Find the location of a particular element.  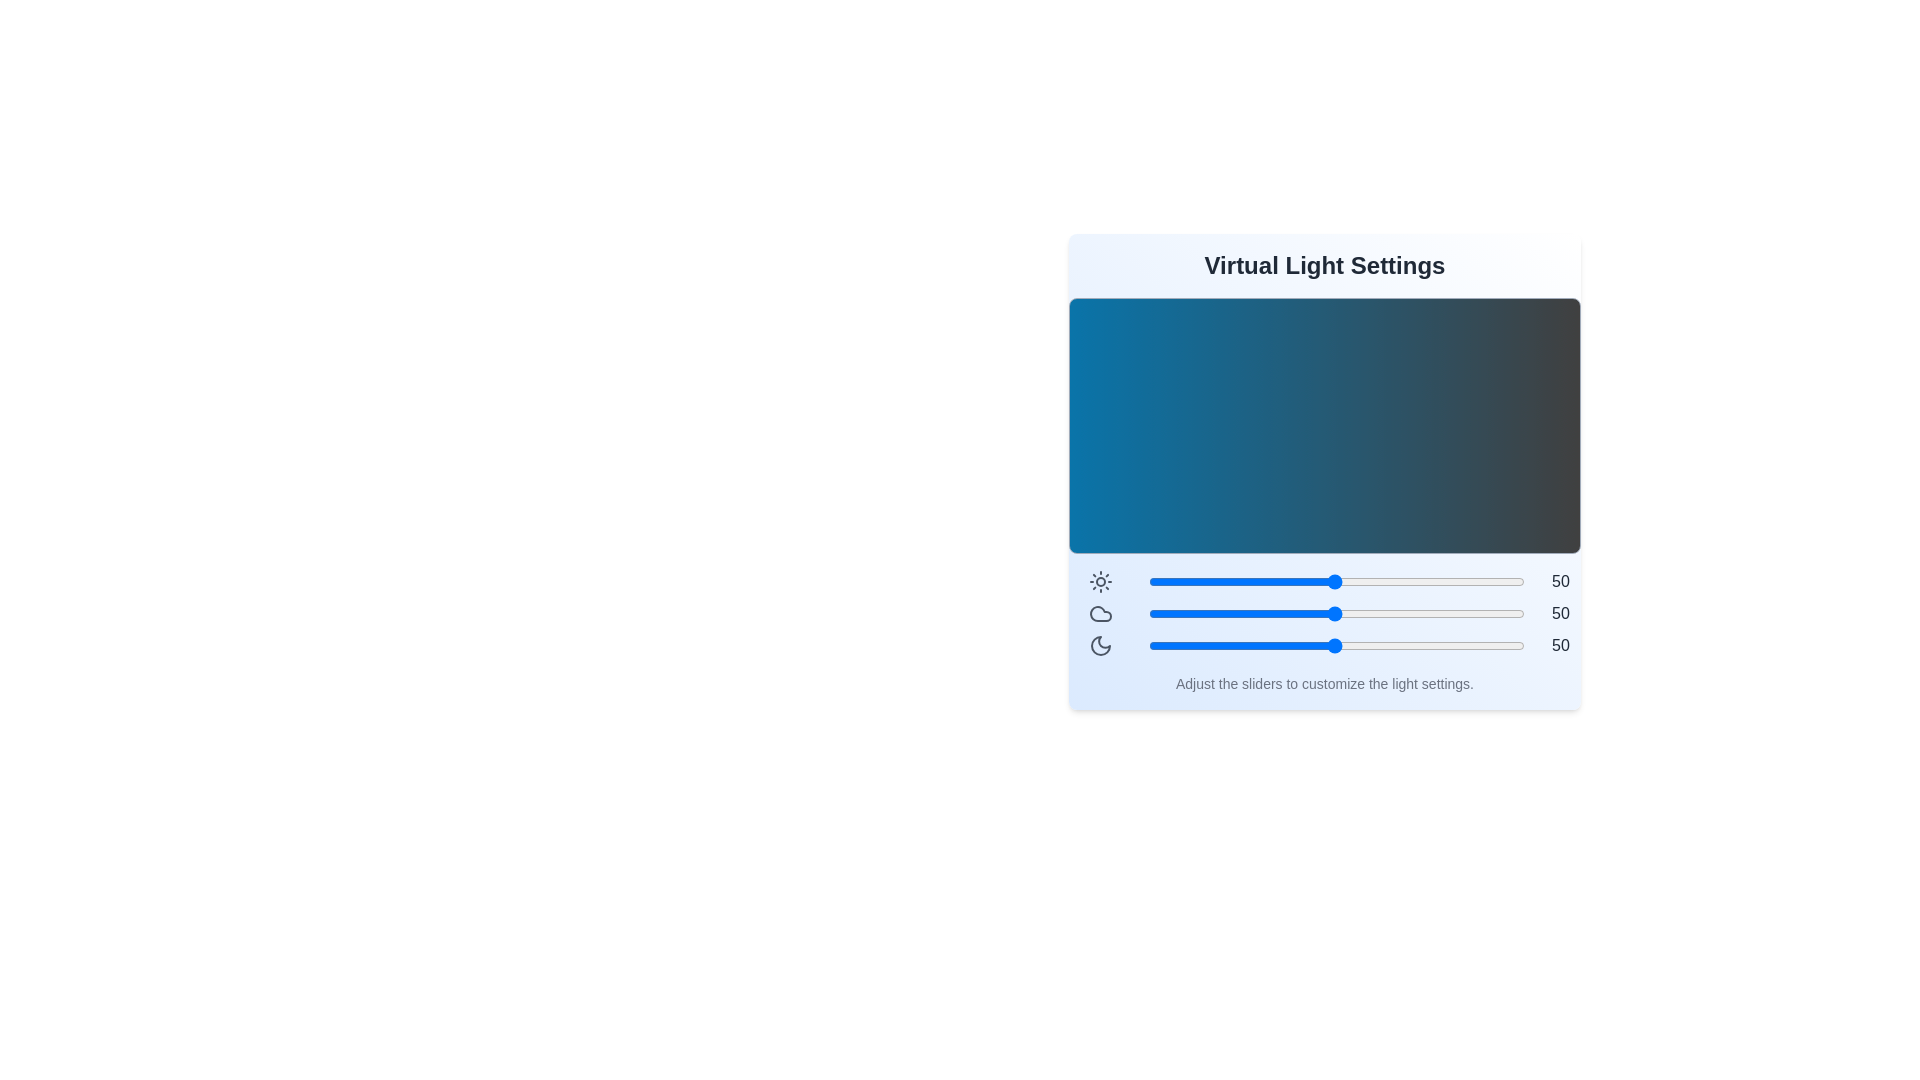

the contrast slider to 57% is located at coordinates (1360, 582).